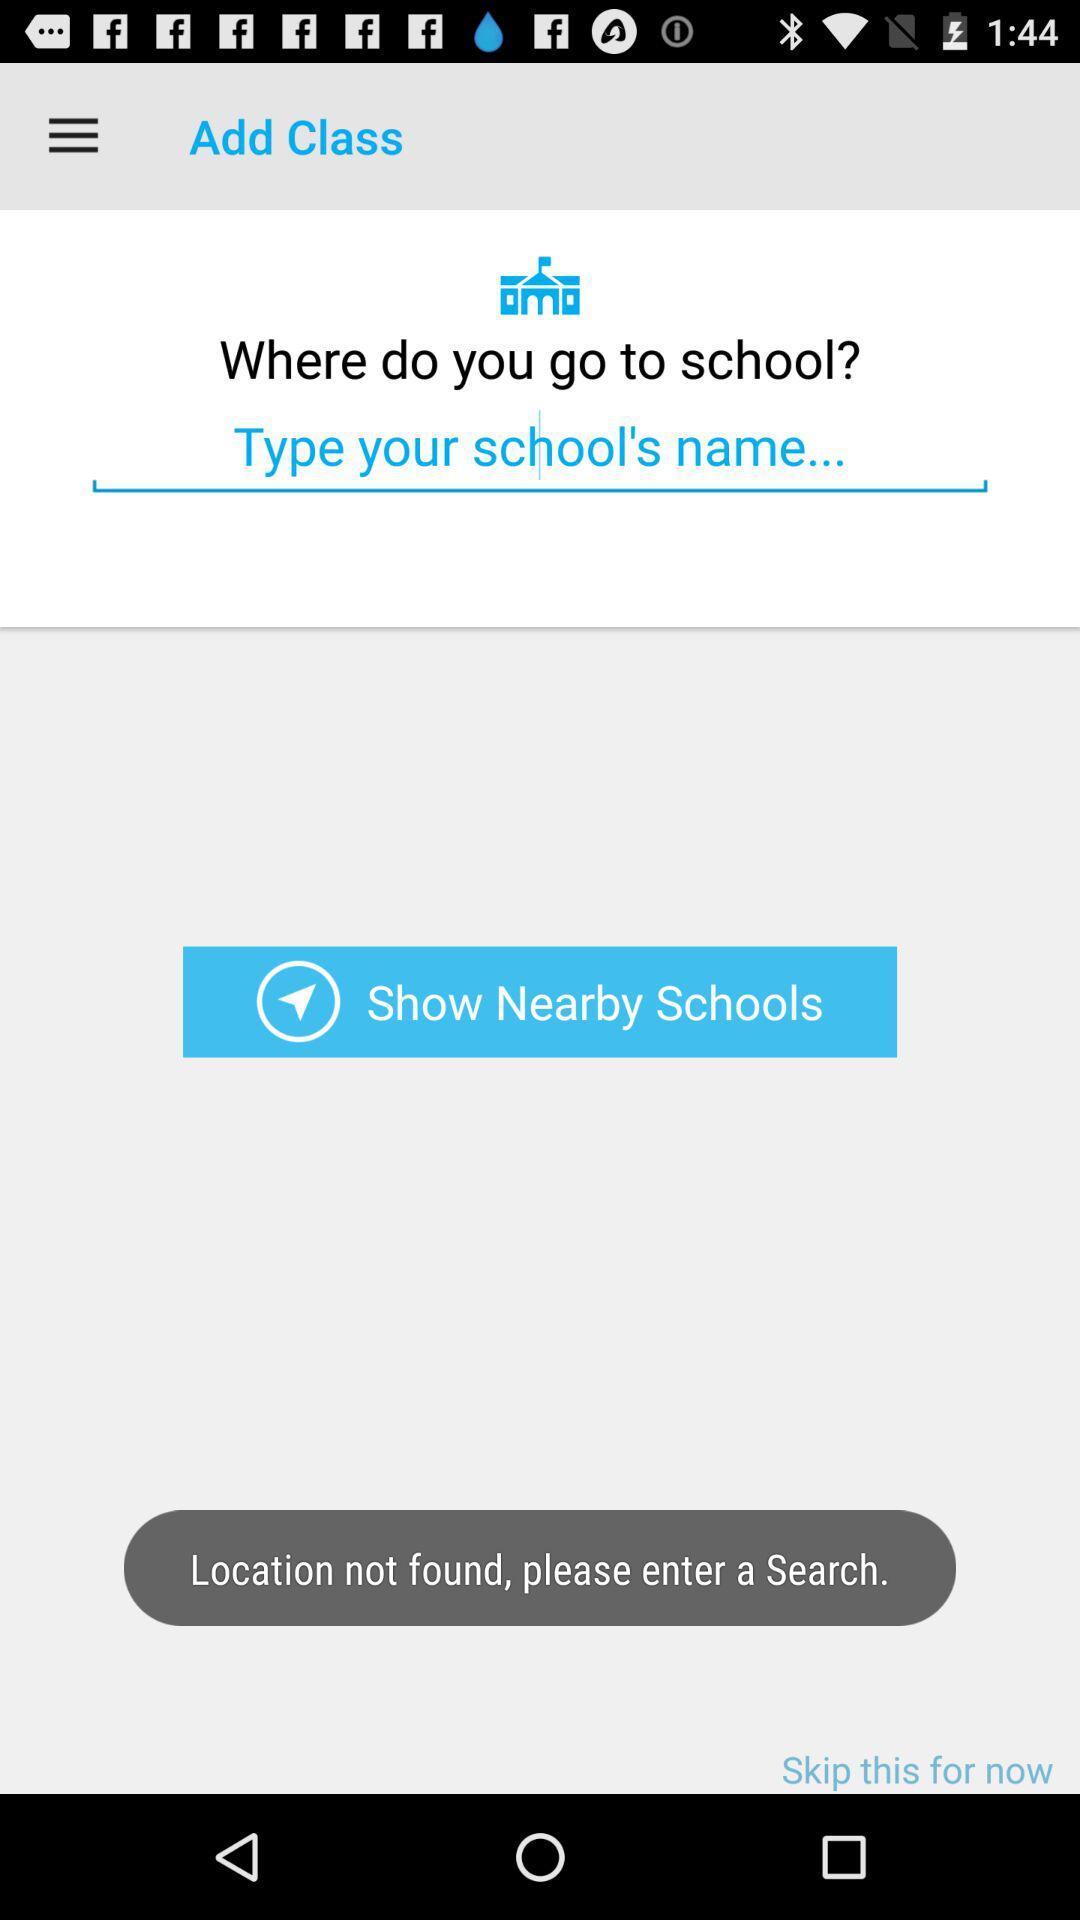 The height and width of the screenshot is (1920, 1080). I want to click on the navigation icon, so click(298, 1071).